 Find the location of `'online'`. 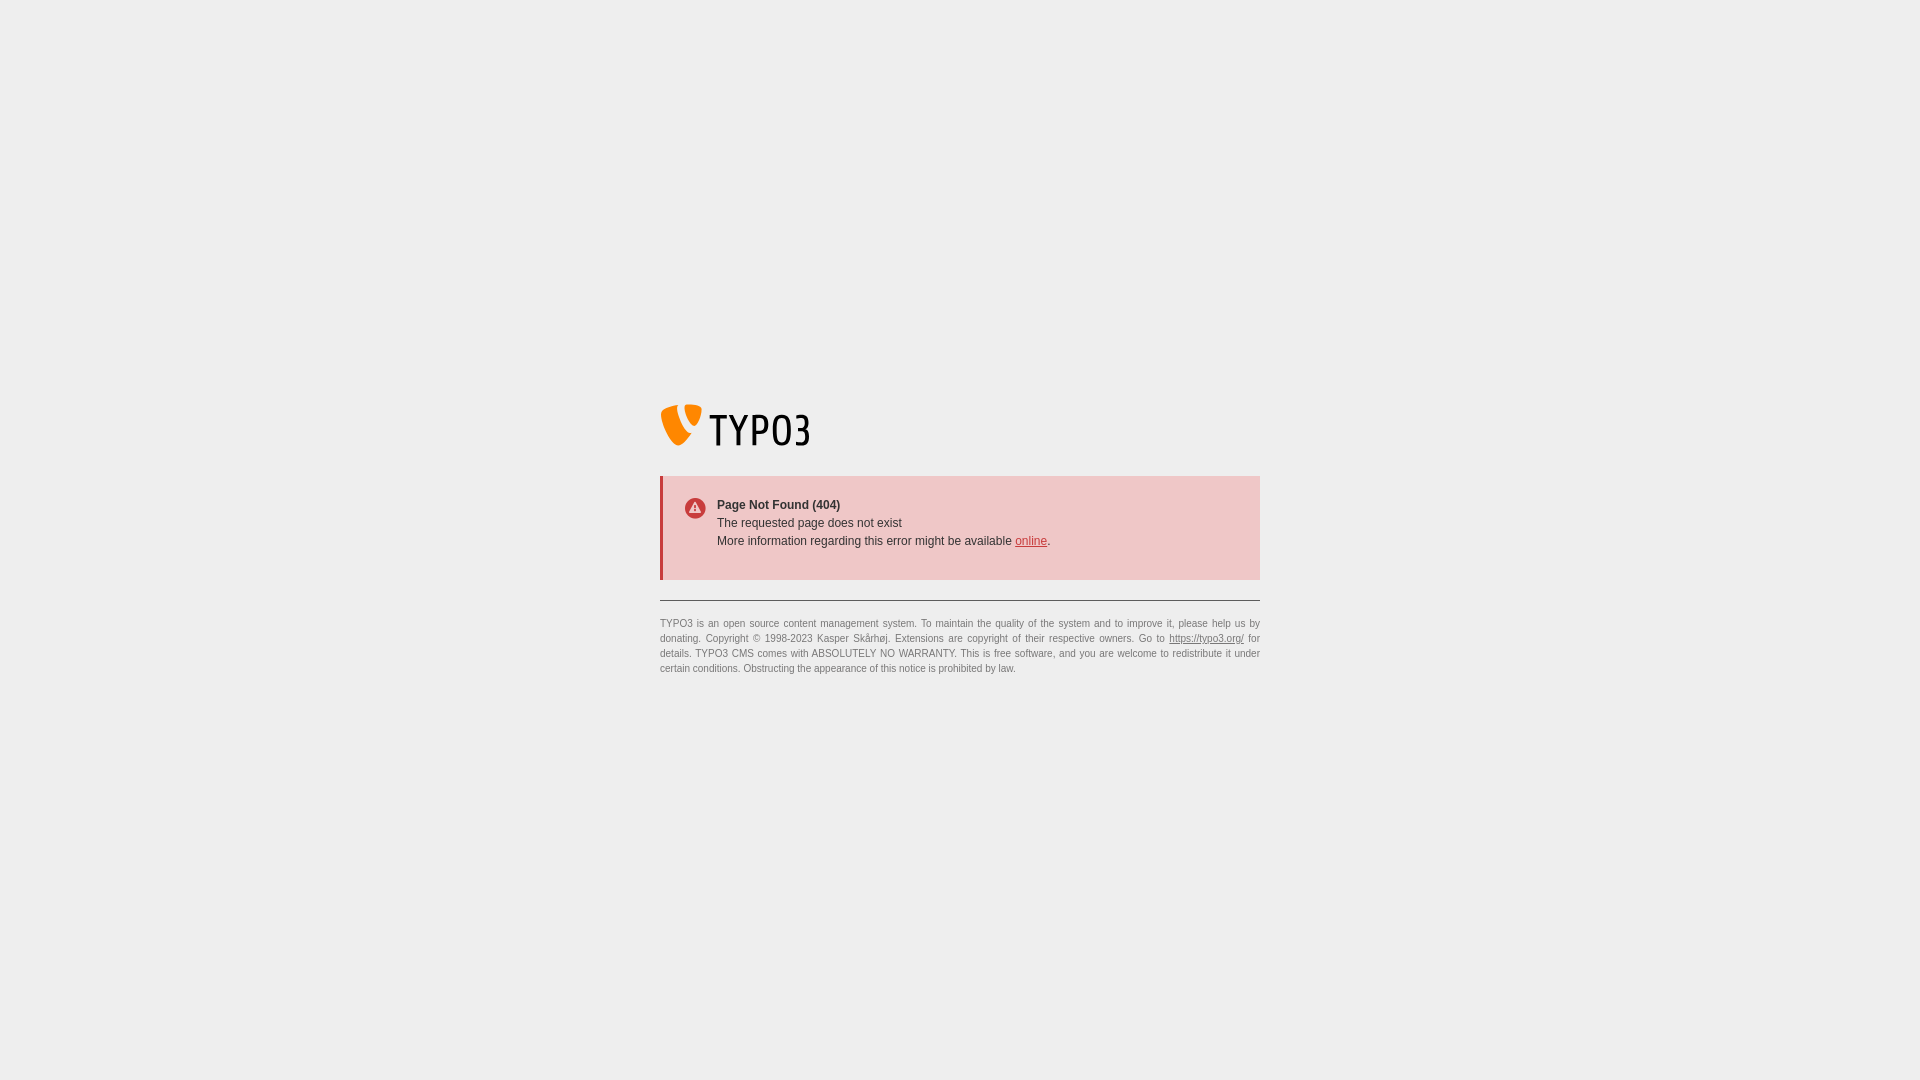

'online' is located at coordinates (1031, 540).